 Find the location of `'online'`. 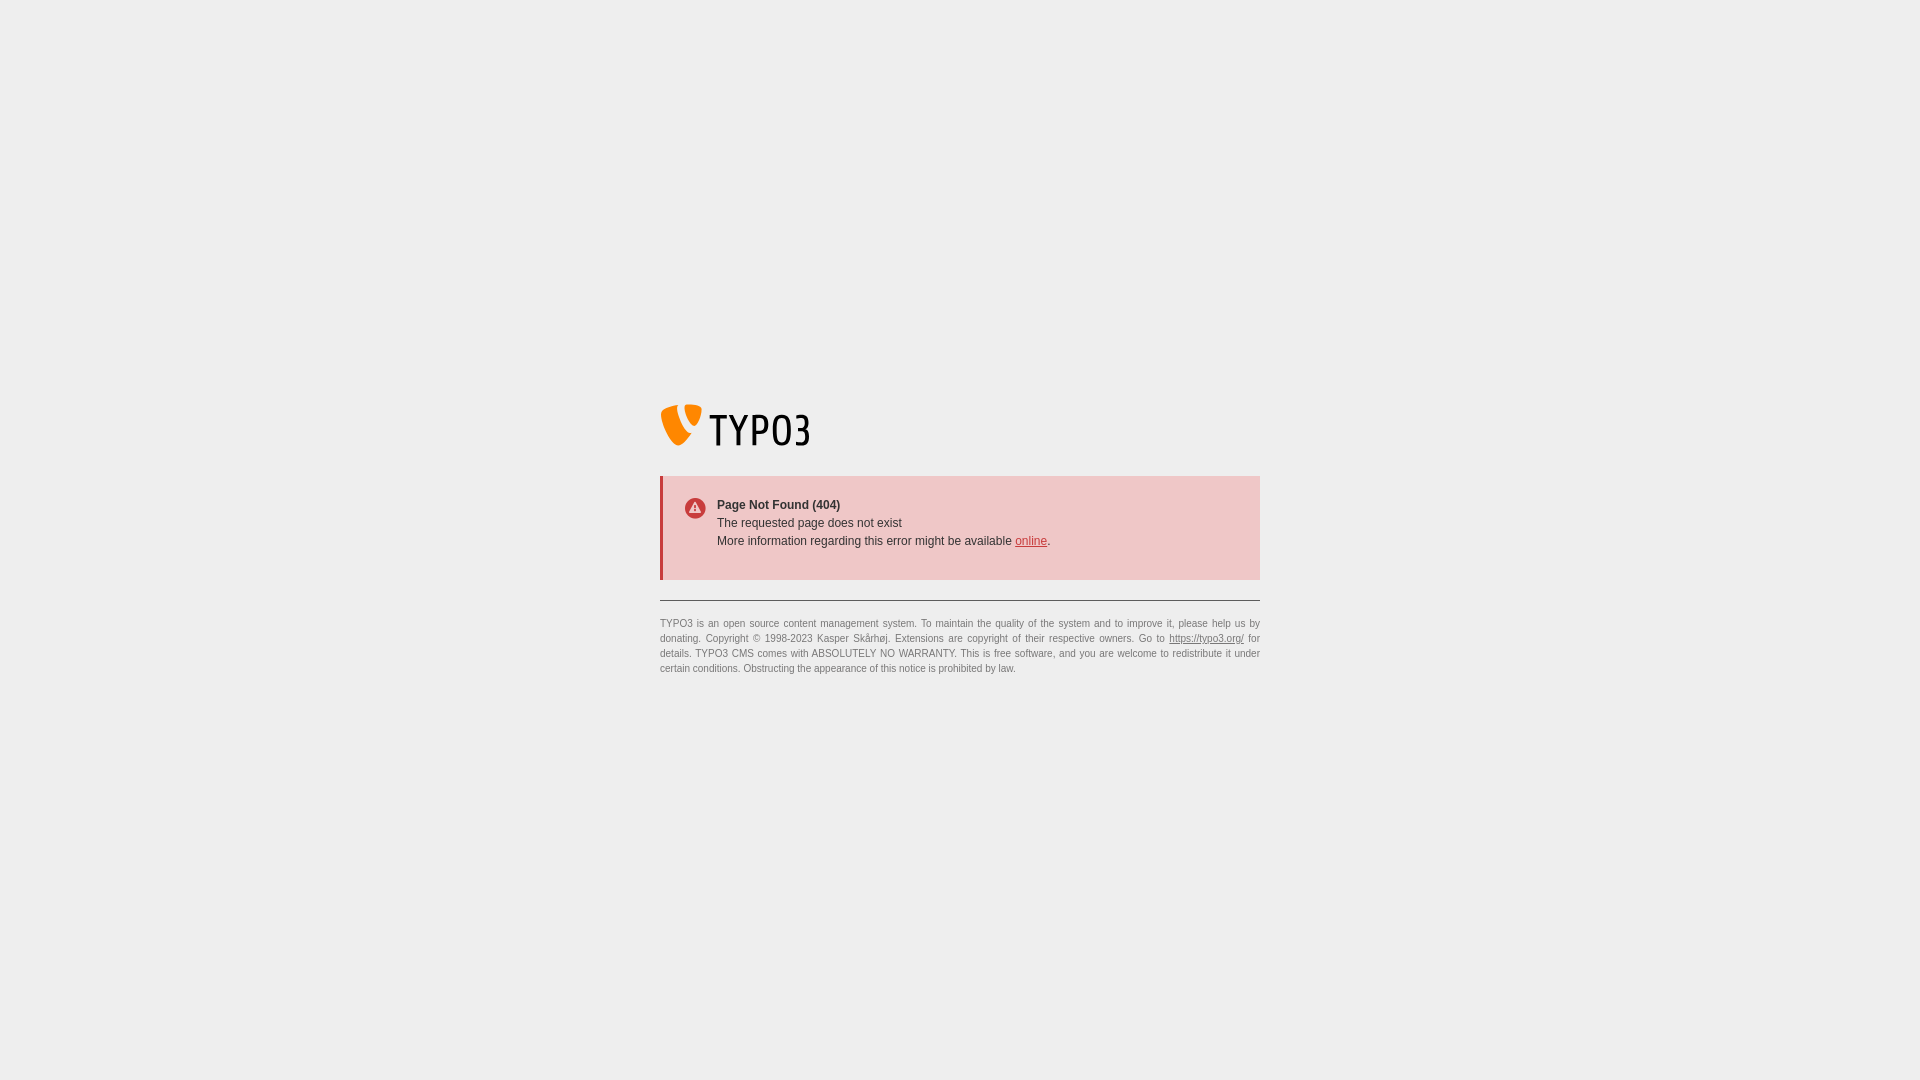

'online' is located at coordinates (1031, 540).